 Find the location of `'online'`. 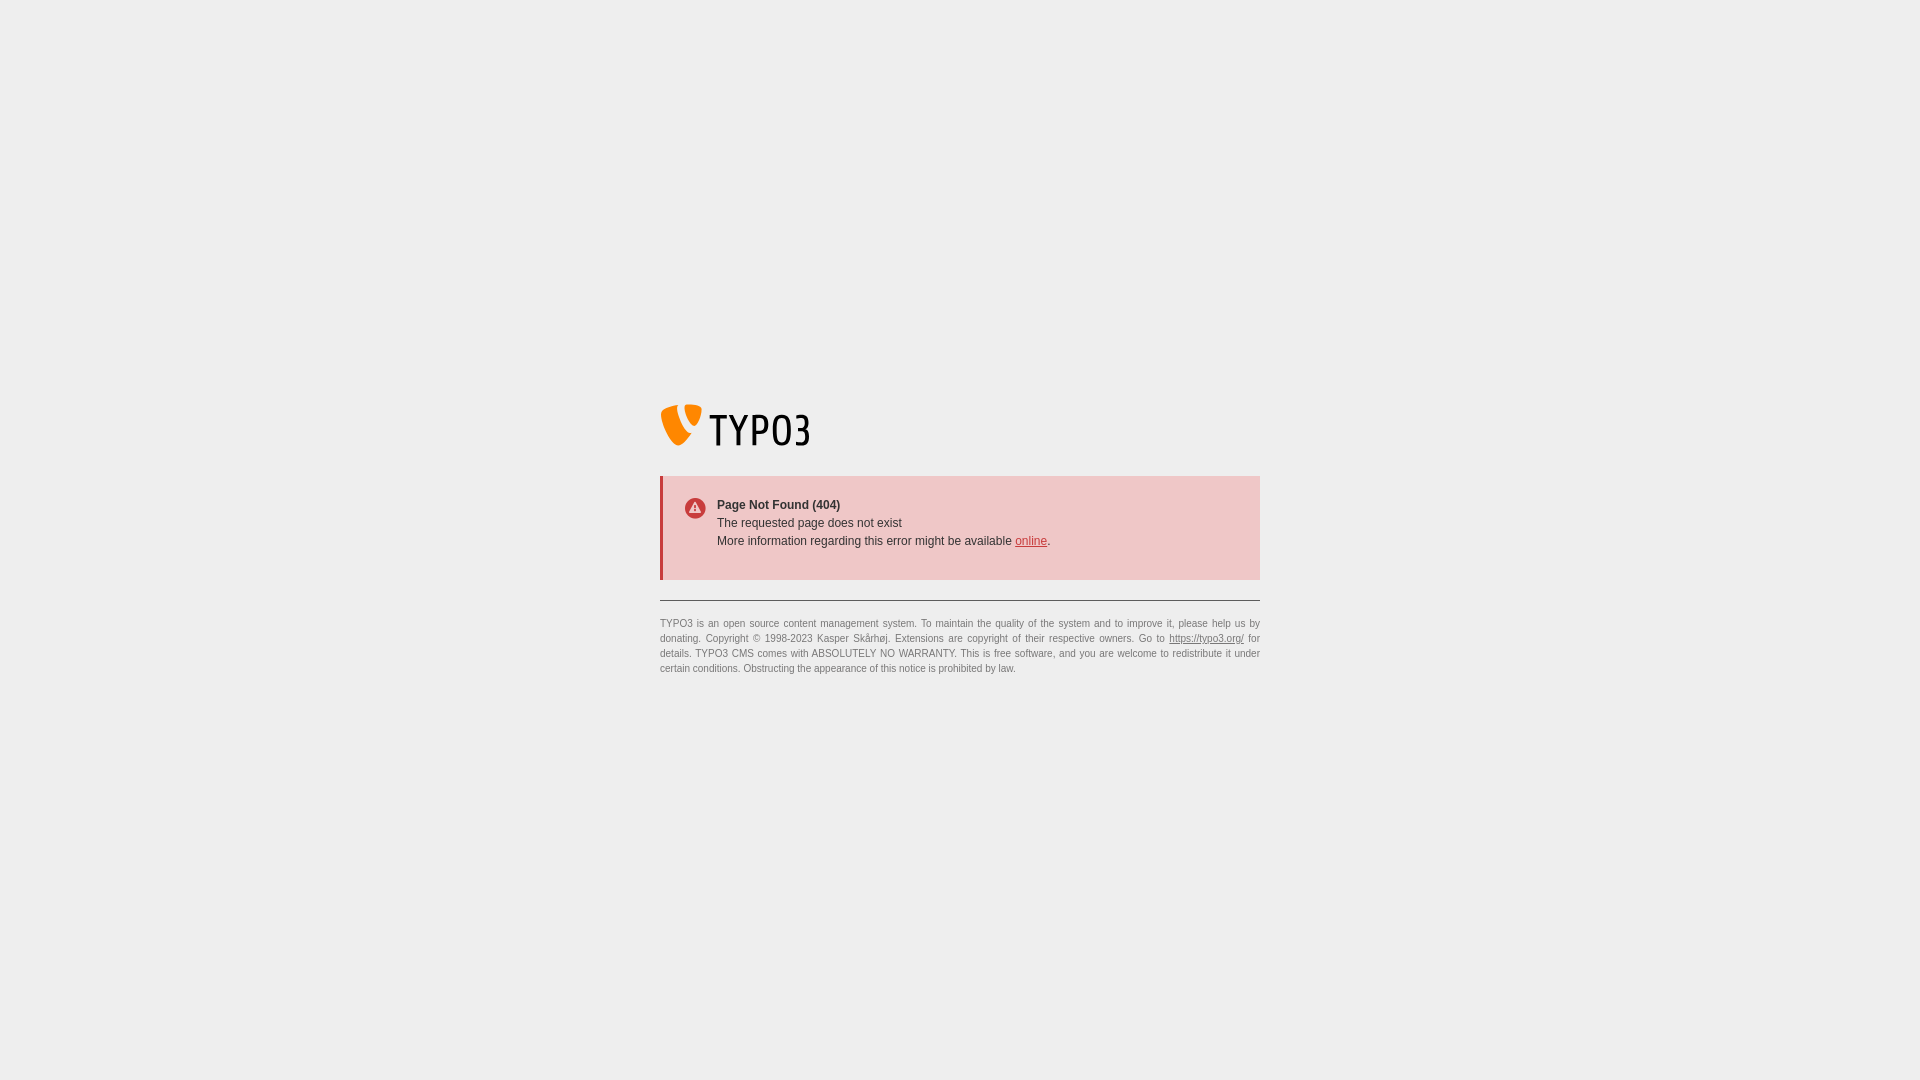

'online' is located at coordinates (1031, 540).